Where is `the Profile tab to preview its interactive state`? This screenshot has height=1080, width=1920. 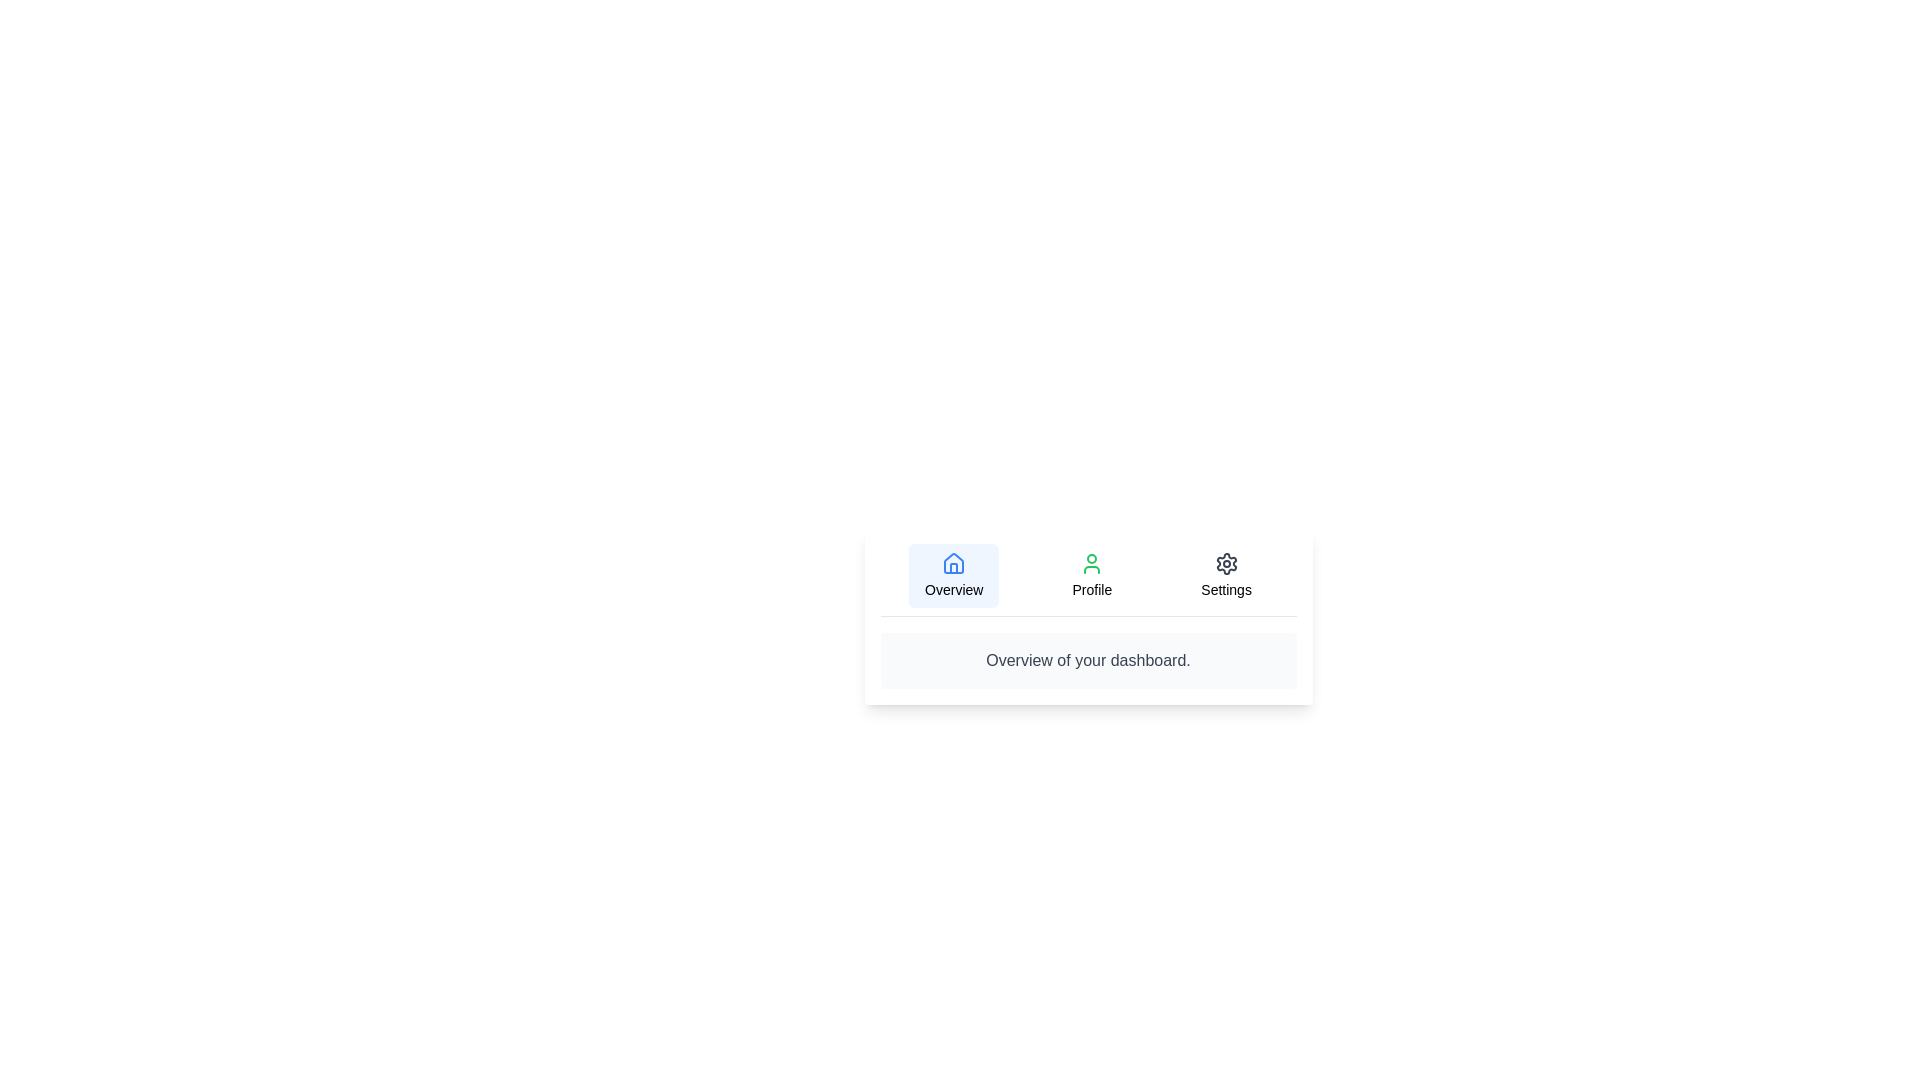
the Profile tab to preview its interactive state is located at coordinates (1091, 575).